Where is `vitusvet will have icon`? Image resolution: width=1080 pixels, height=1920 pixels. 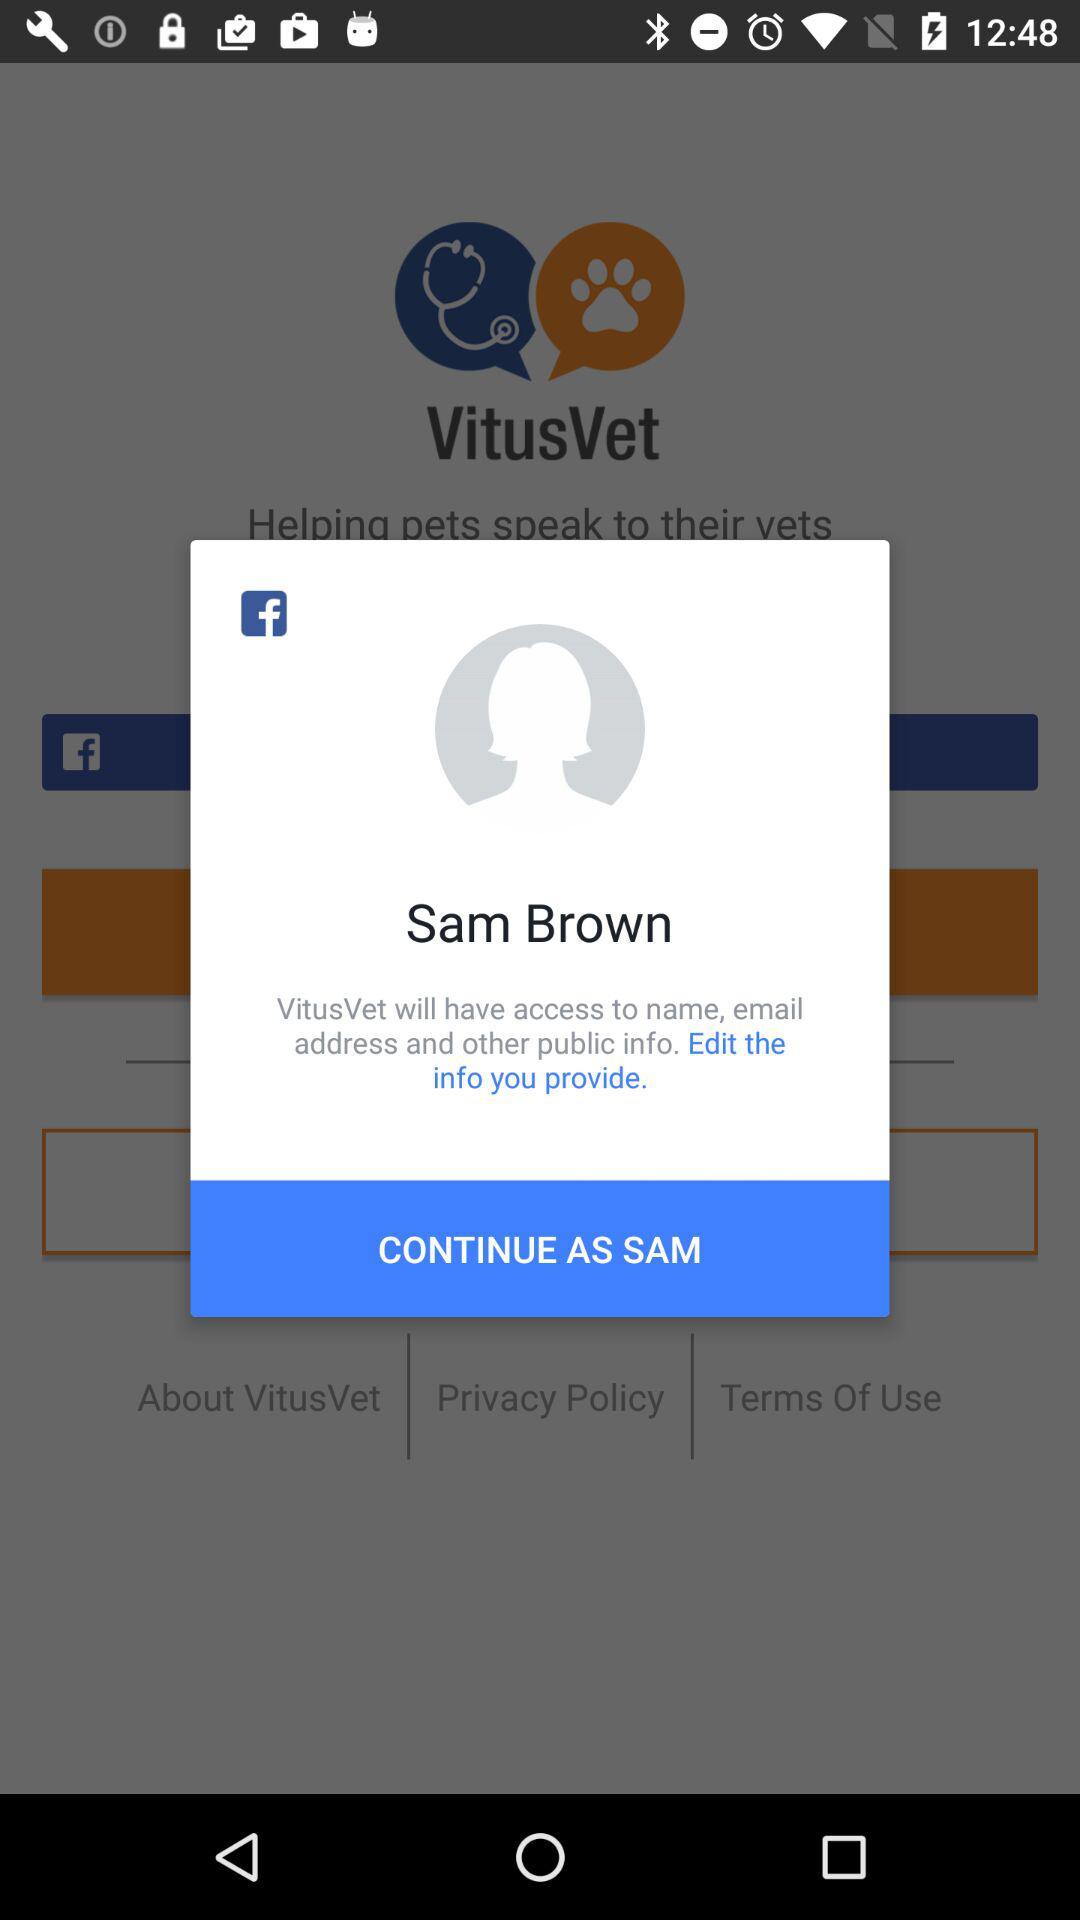 vitusvet will have icon is located at coordinates (540, 1041).